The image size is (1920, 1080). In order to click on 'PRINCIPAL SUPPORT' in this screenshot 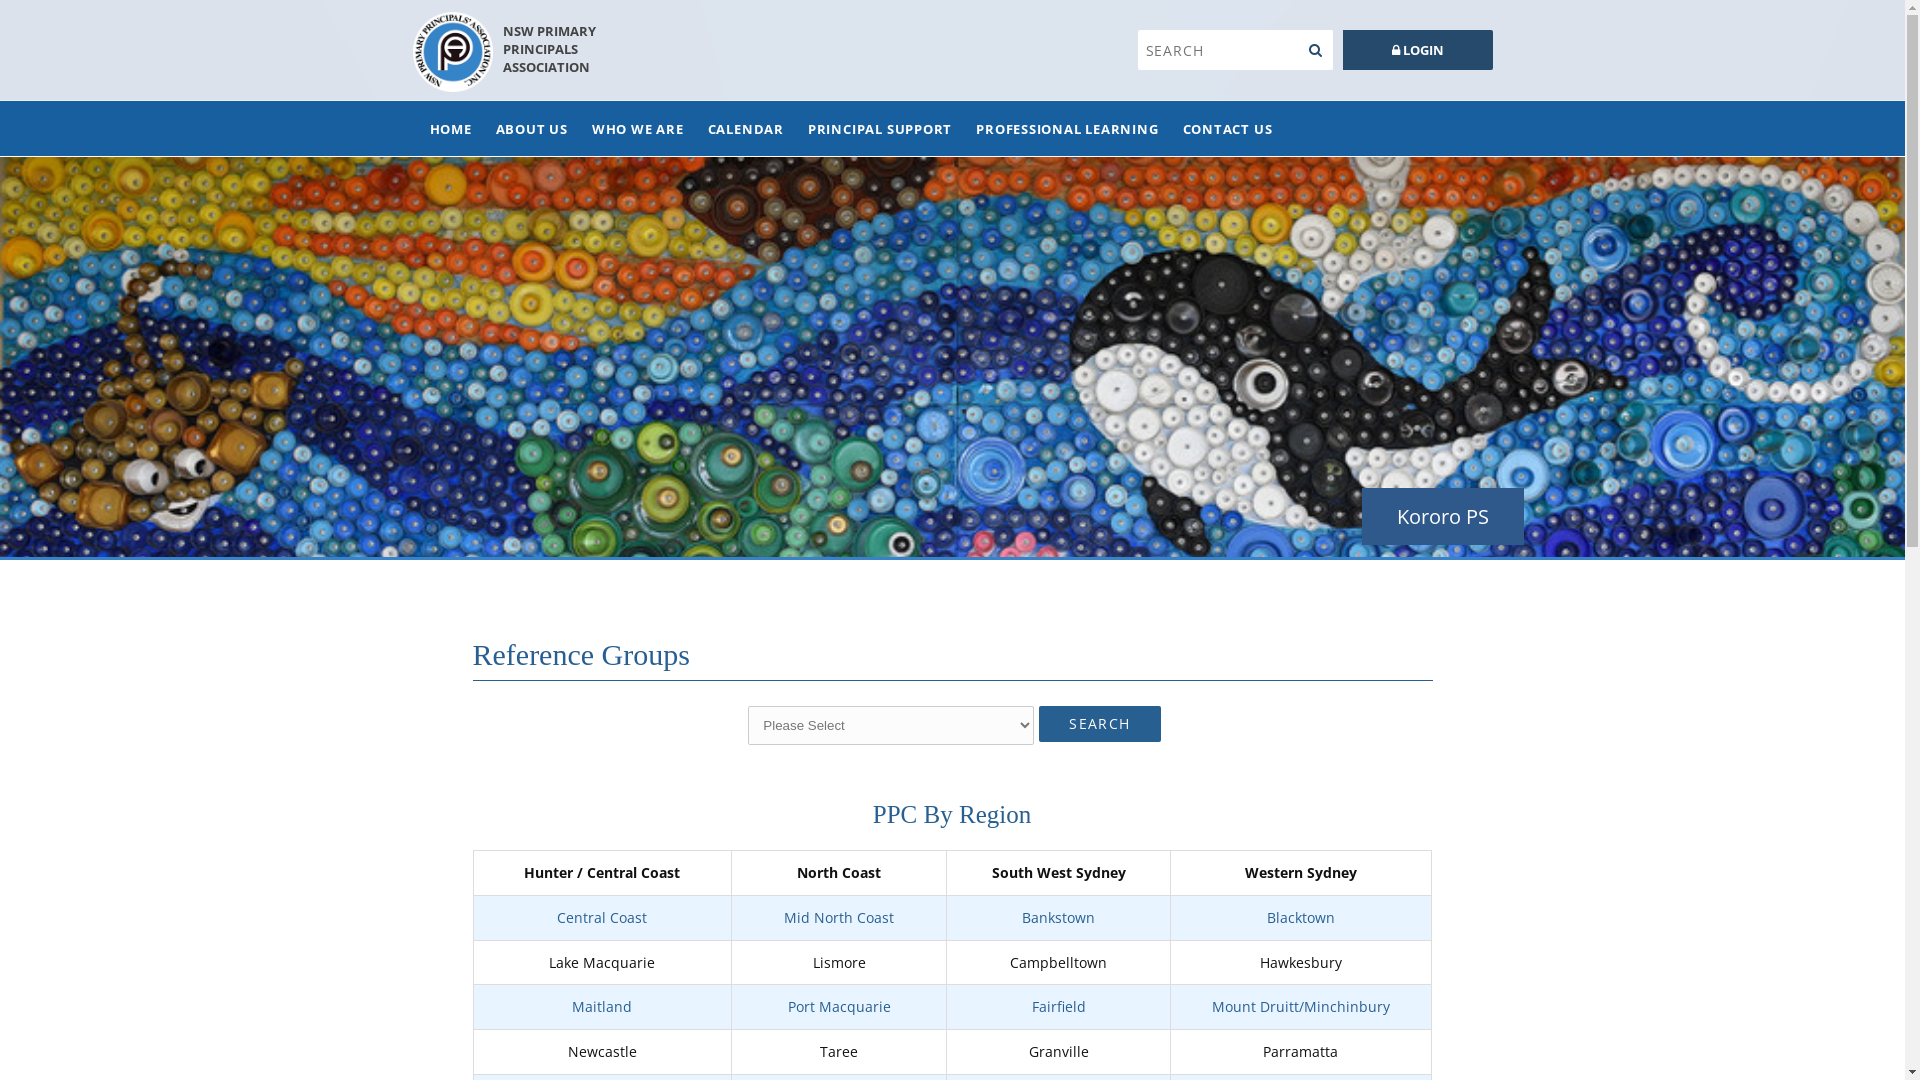, I will do `click(879, 128)`.